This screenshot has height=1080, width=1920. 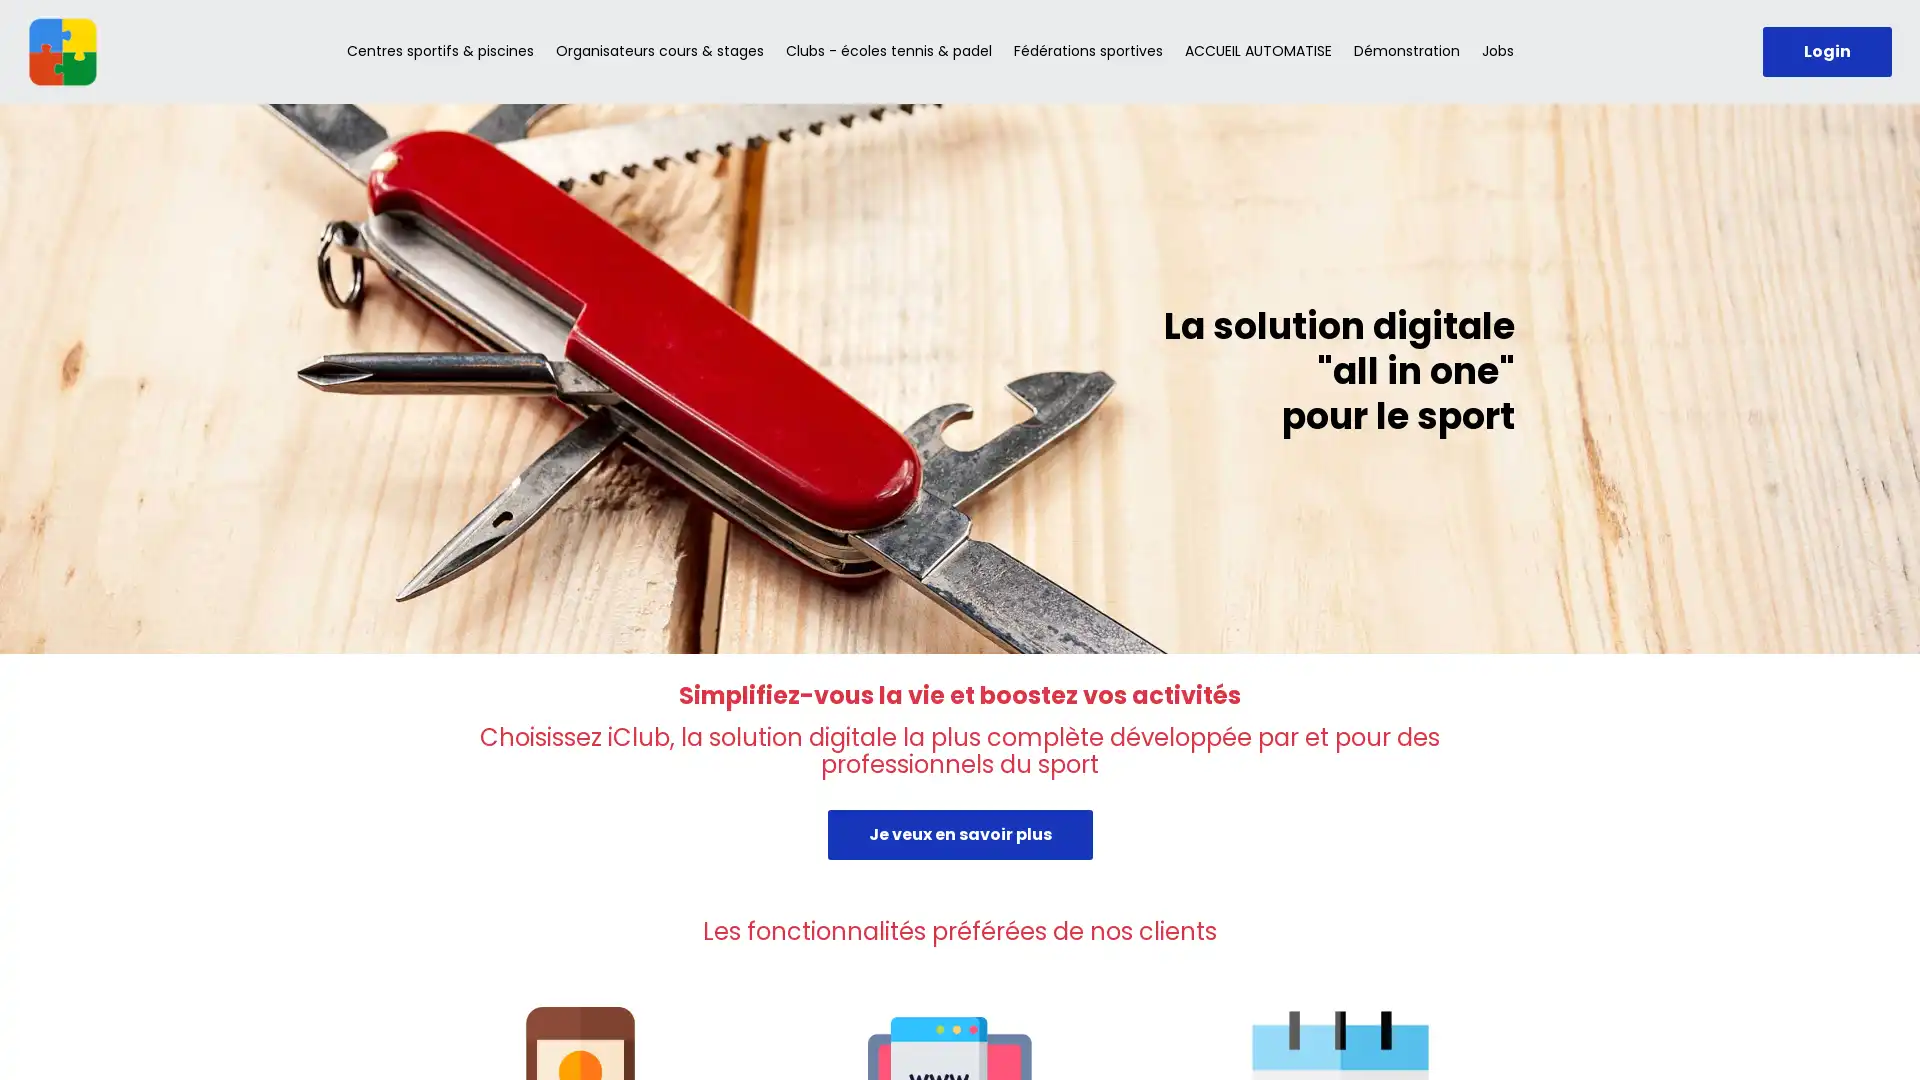 I want to click on Clubs - ecoles tennis & padel, so click(x=887, y=50).